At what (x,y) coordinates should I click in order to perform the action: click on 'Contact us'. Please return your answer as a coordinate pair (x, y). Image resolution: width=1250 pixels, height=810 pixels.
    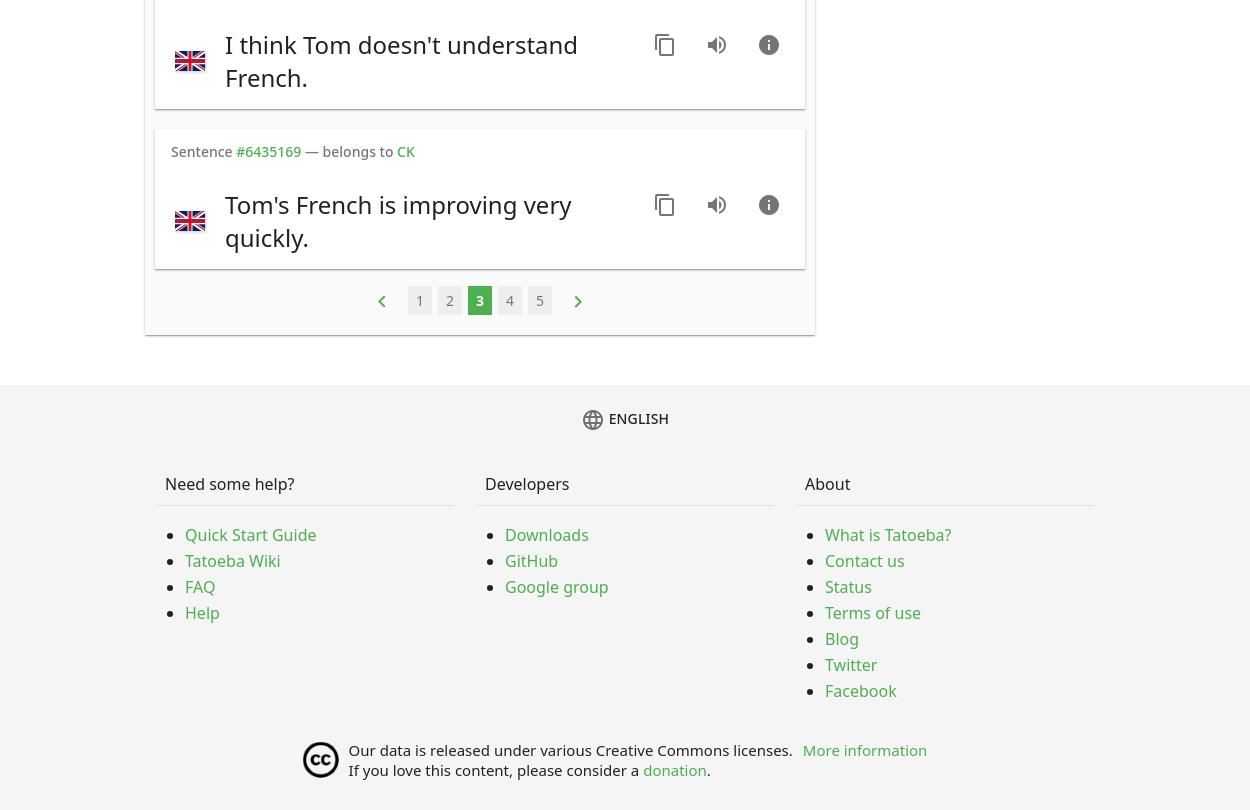
    Looking at the image, I should click on (863, 561).